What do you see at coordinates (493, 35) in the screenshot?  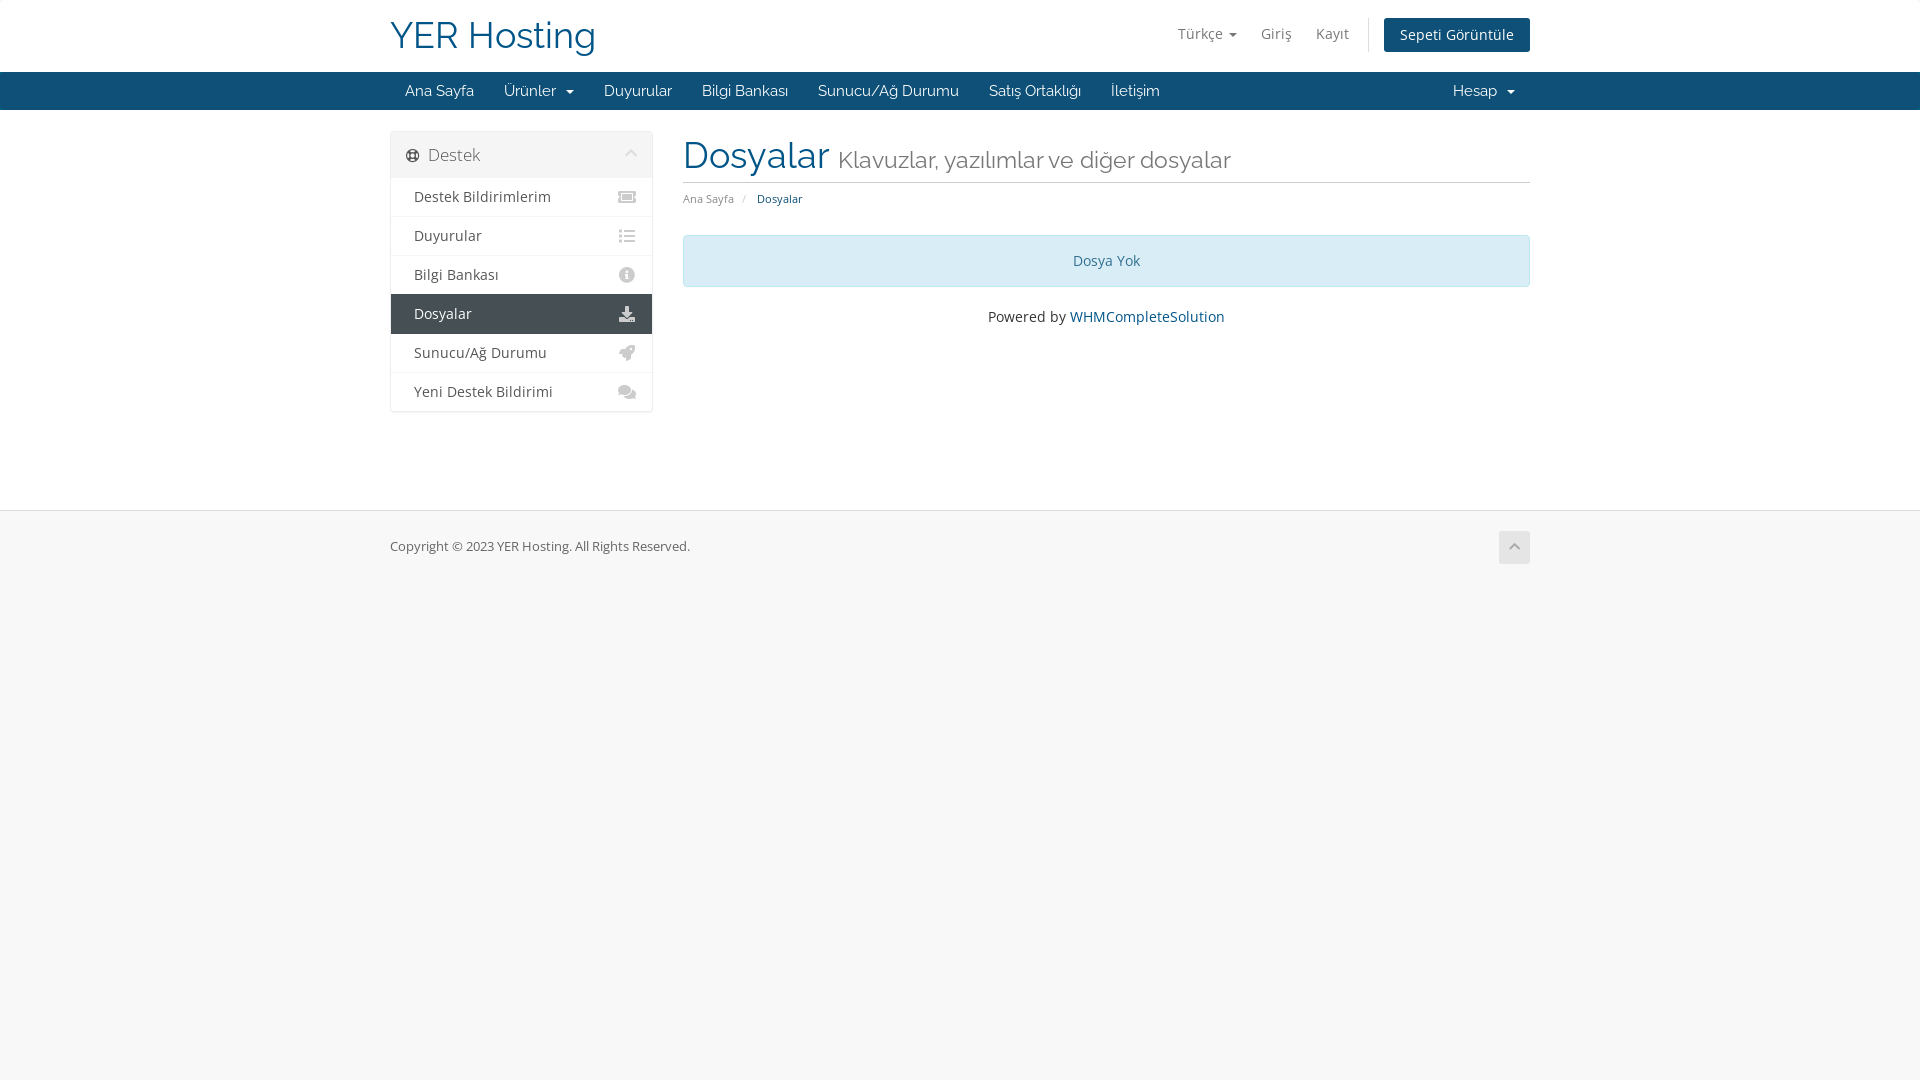 I see `'YER Hosting'` at bounding box center [493, 35].